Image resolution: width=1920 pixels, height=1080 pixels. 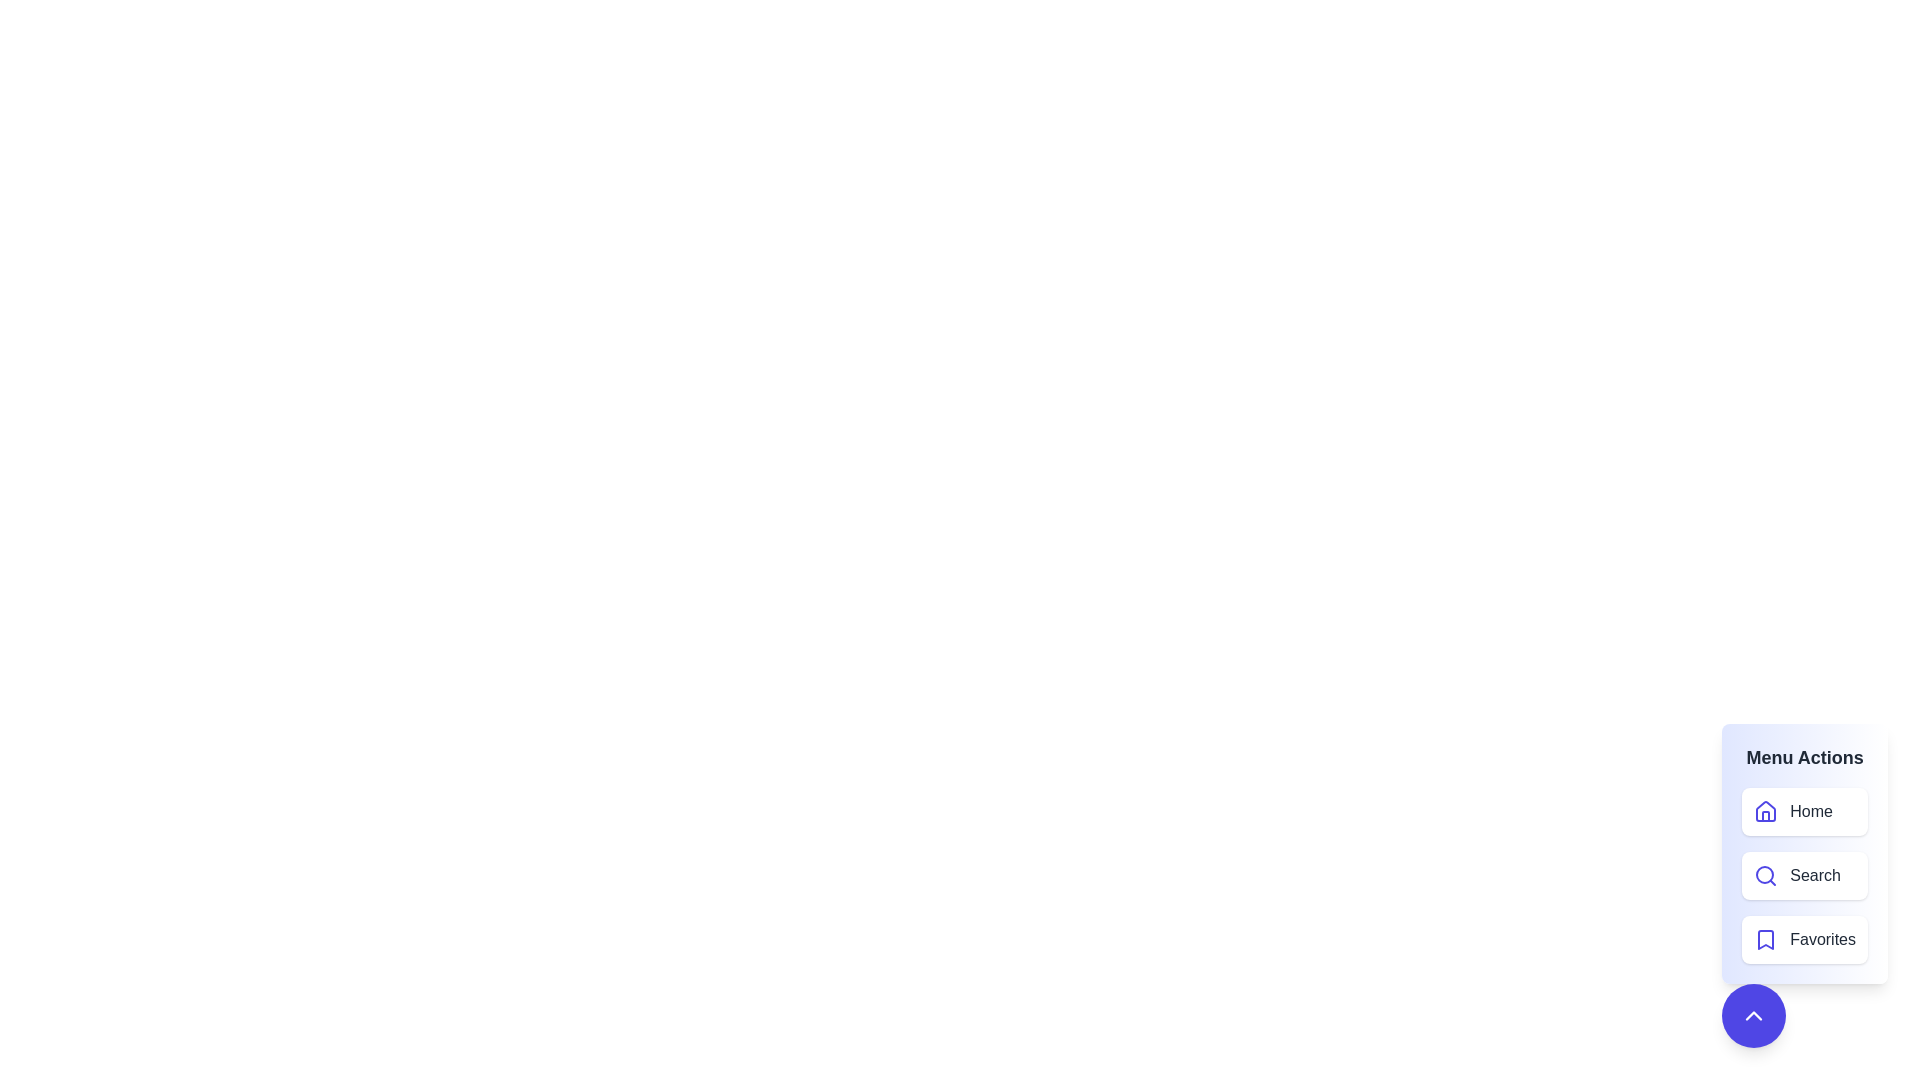 I want to click on the menu item Search from the menu, so click(x=1804, y=874).